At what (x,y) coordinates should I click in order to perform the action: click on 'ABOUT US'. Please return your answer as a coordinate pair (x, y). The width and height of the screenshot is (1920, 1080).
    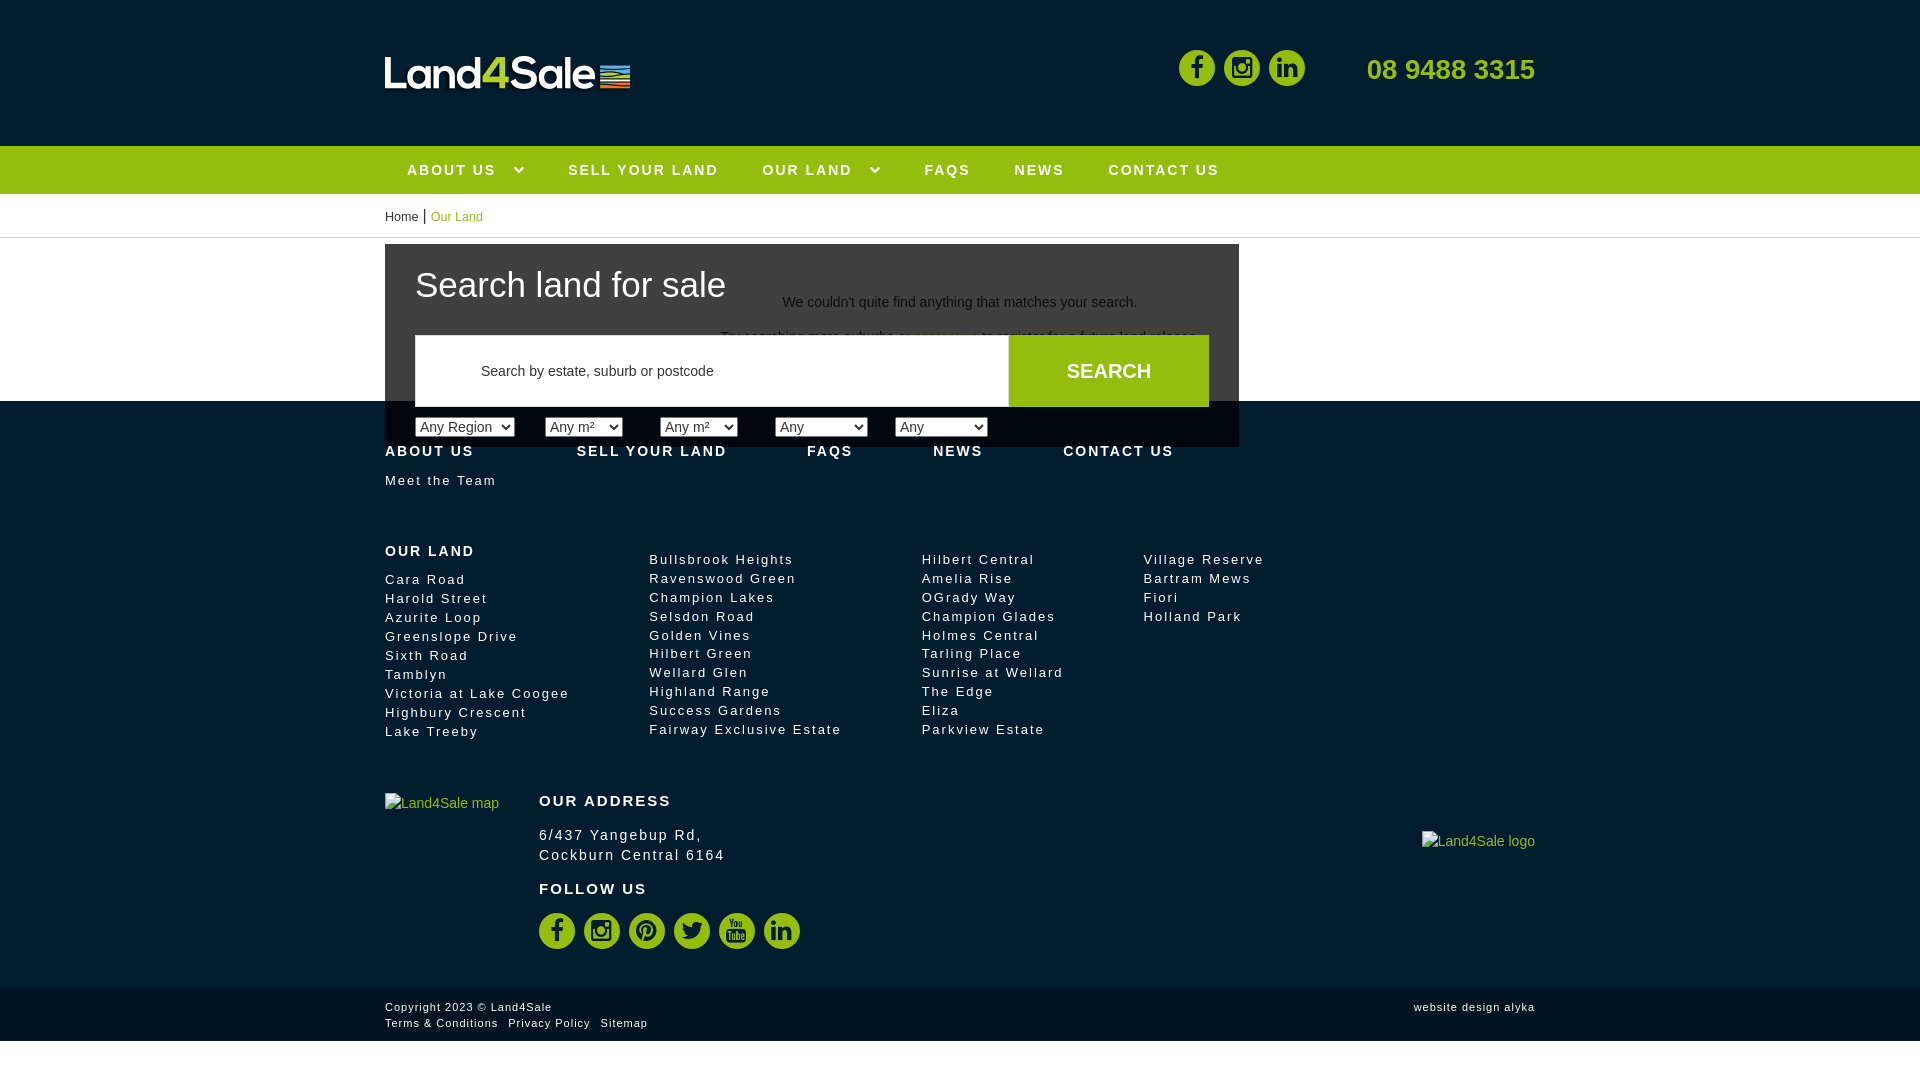
    Looking at the image, I should click on (464, 168).